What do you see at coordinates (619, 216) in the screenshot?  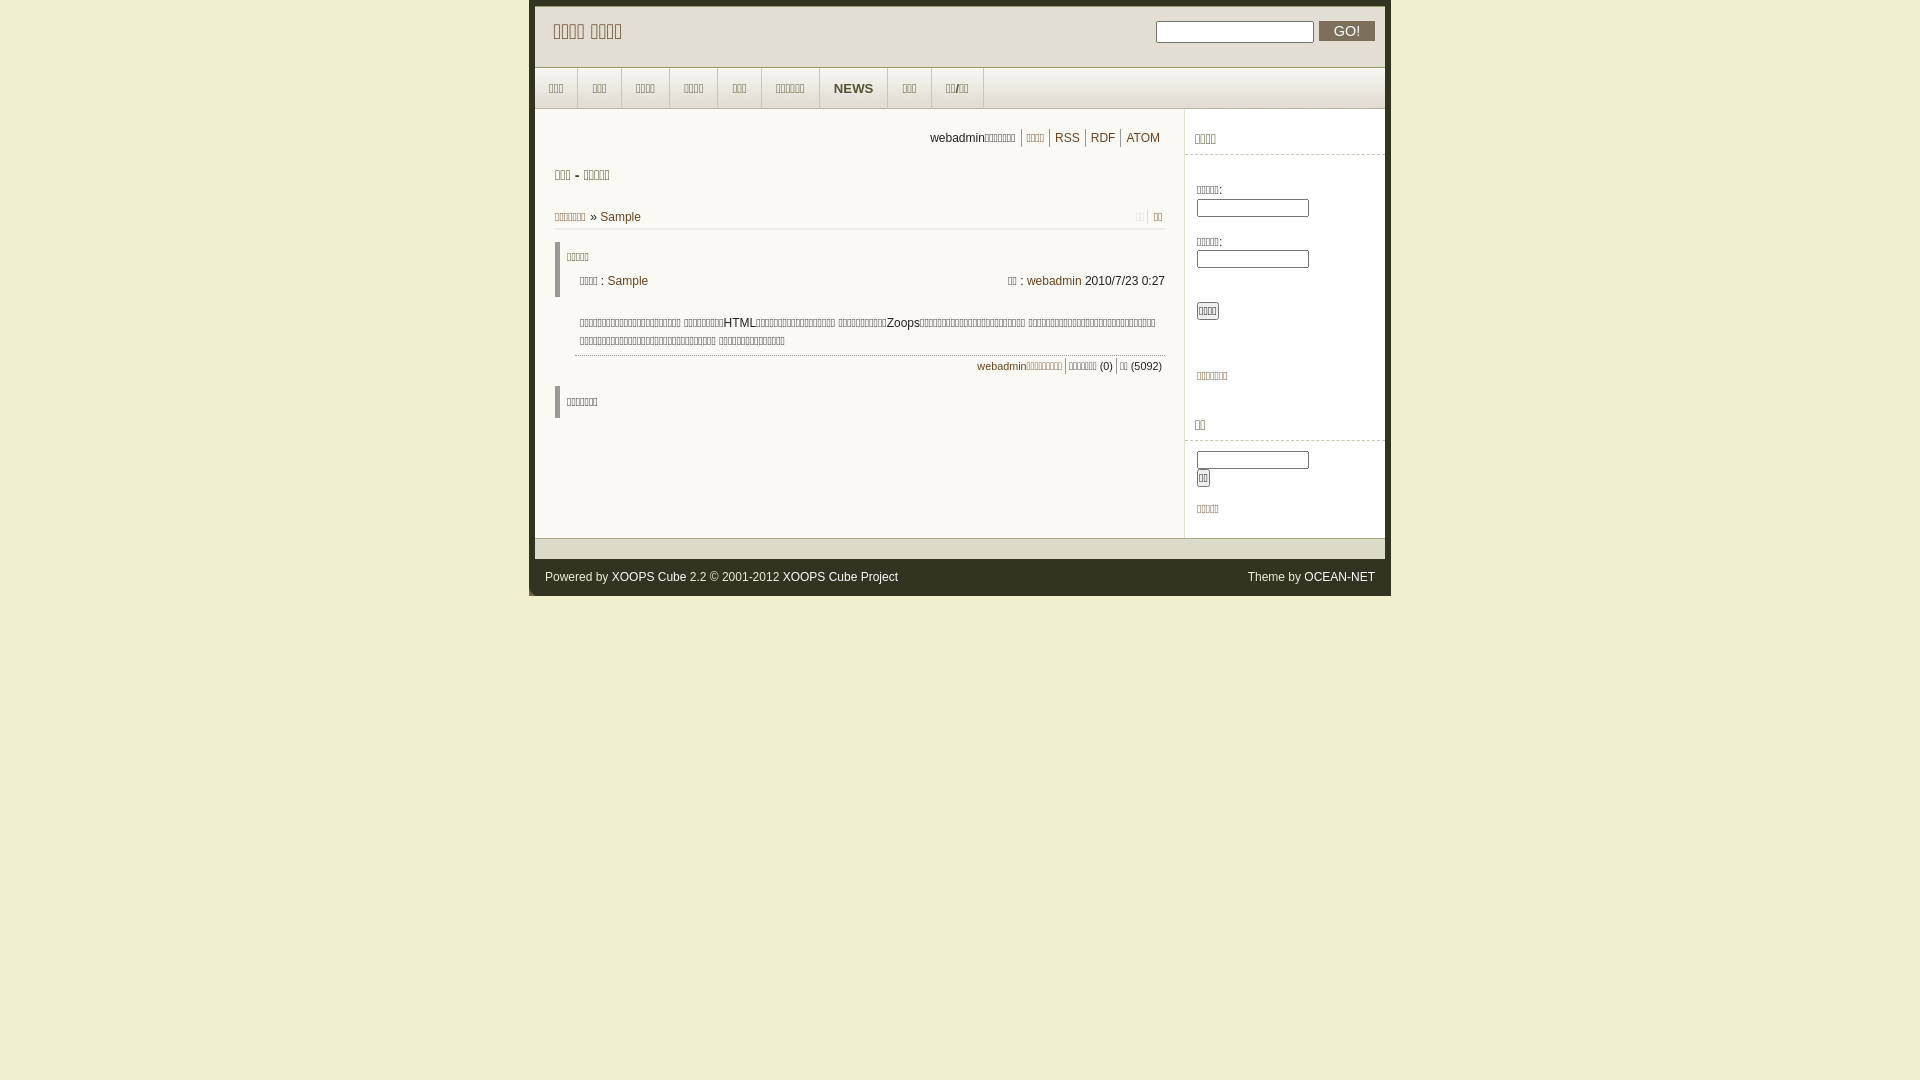 I see `'Sample'` at bounding box center [619, 216].